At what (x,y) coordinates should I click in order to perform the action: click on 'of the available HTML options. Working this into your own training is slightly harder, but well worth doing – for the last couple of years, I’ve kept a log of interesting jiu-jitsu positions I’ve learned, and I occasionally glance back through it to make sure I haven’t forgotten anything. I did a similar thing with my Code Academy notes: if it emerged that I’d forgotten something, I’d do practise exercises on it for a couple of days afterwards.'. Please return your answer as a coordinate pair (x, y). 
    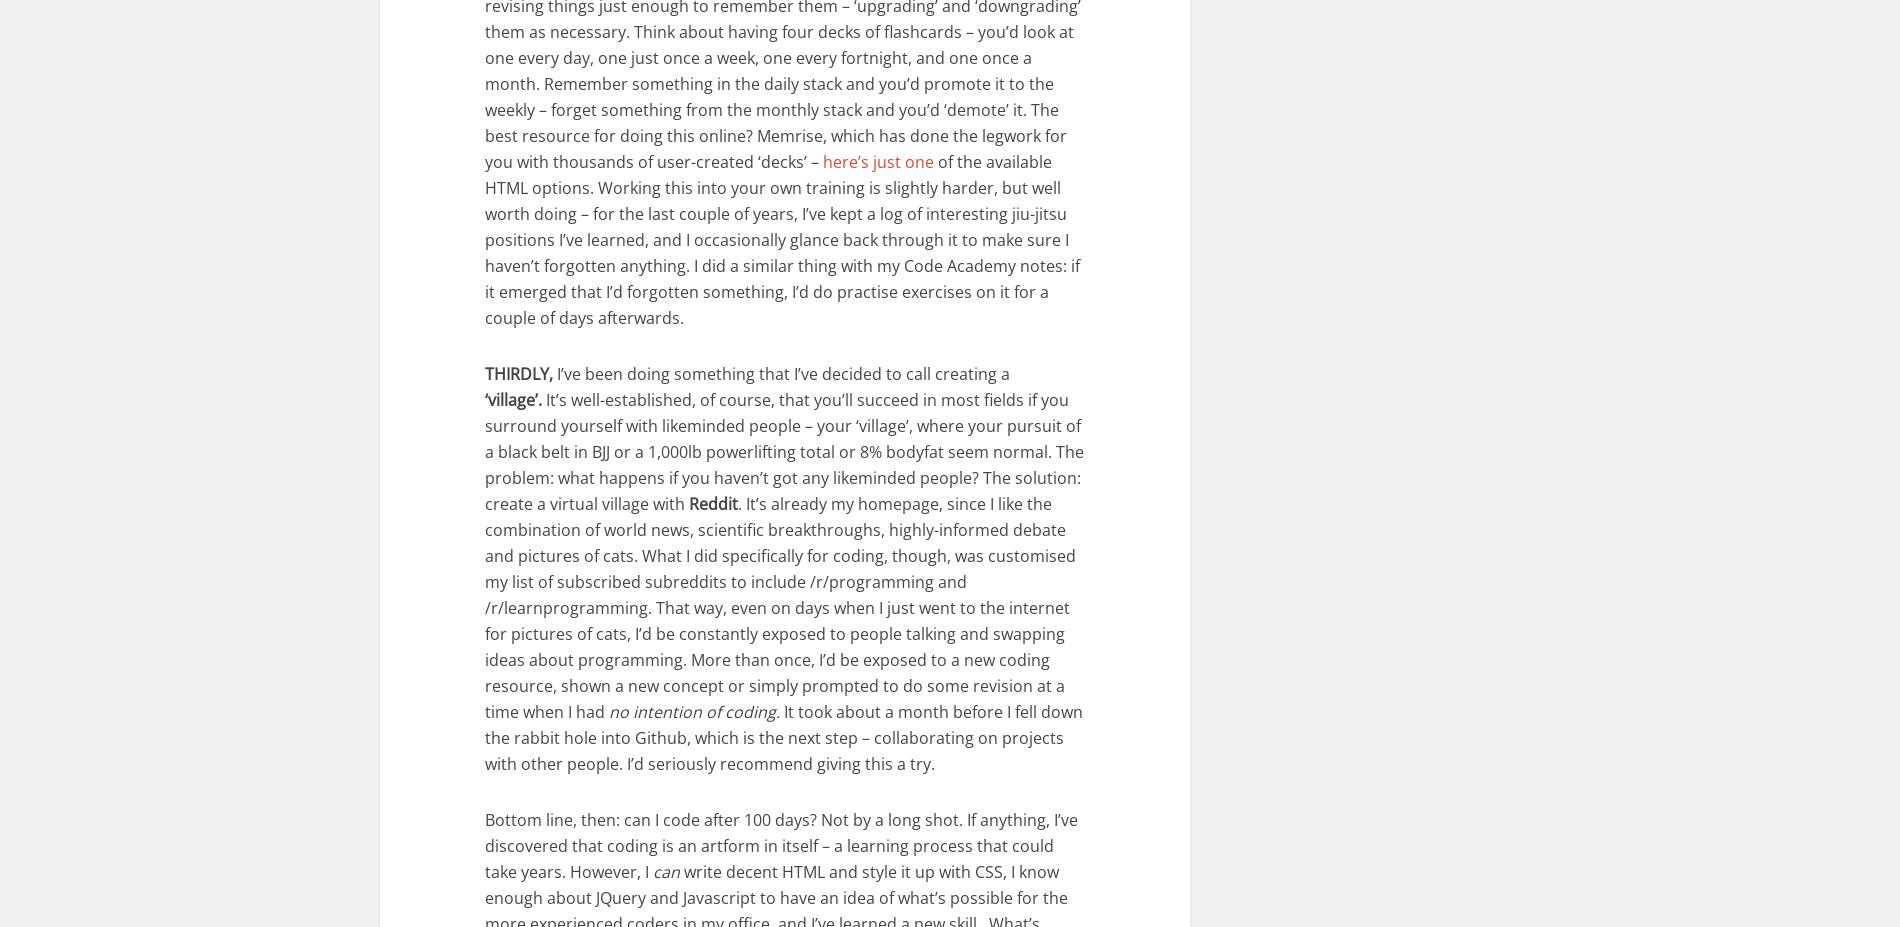
    Looking at the image, I should click on (781, 238).